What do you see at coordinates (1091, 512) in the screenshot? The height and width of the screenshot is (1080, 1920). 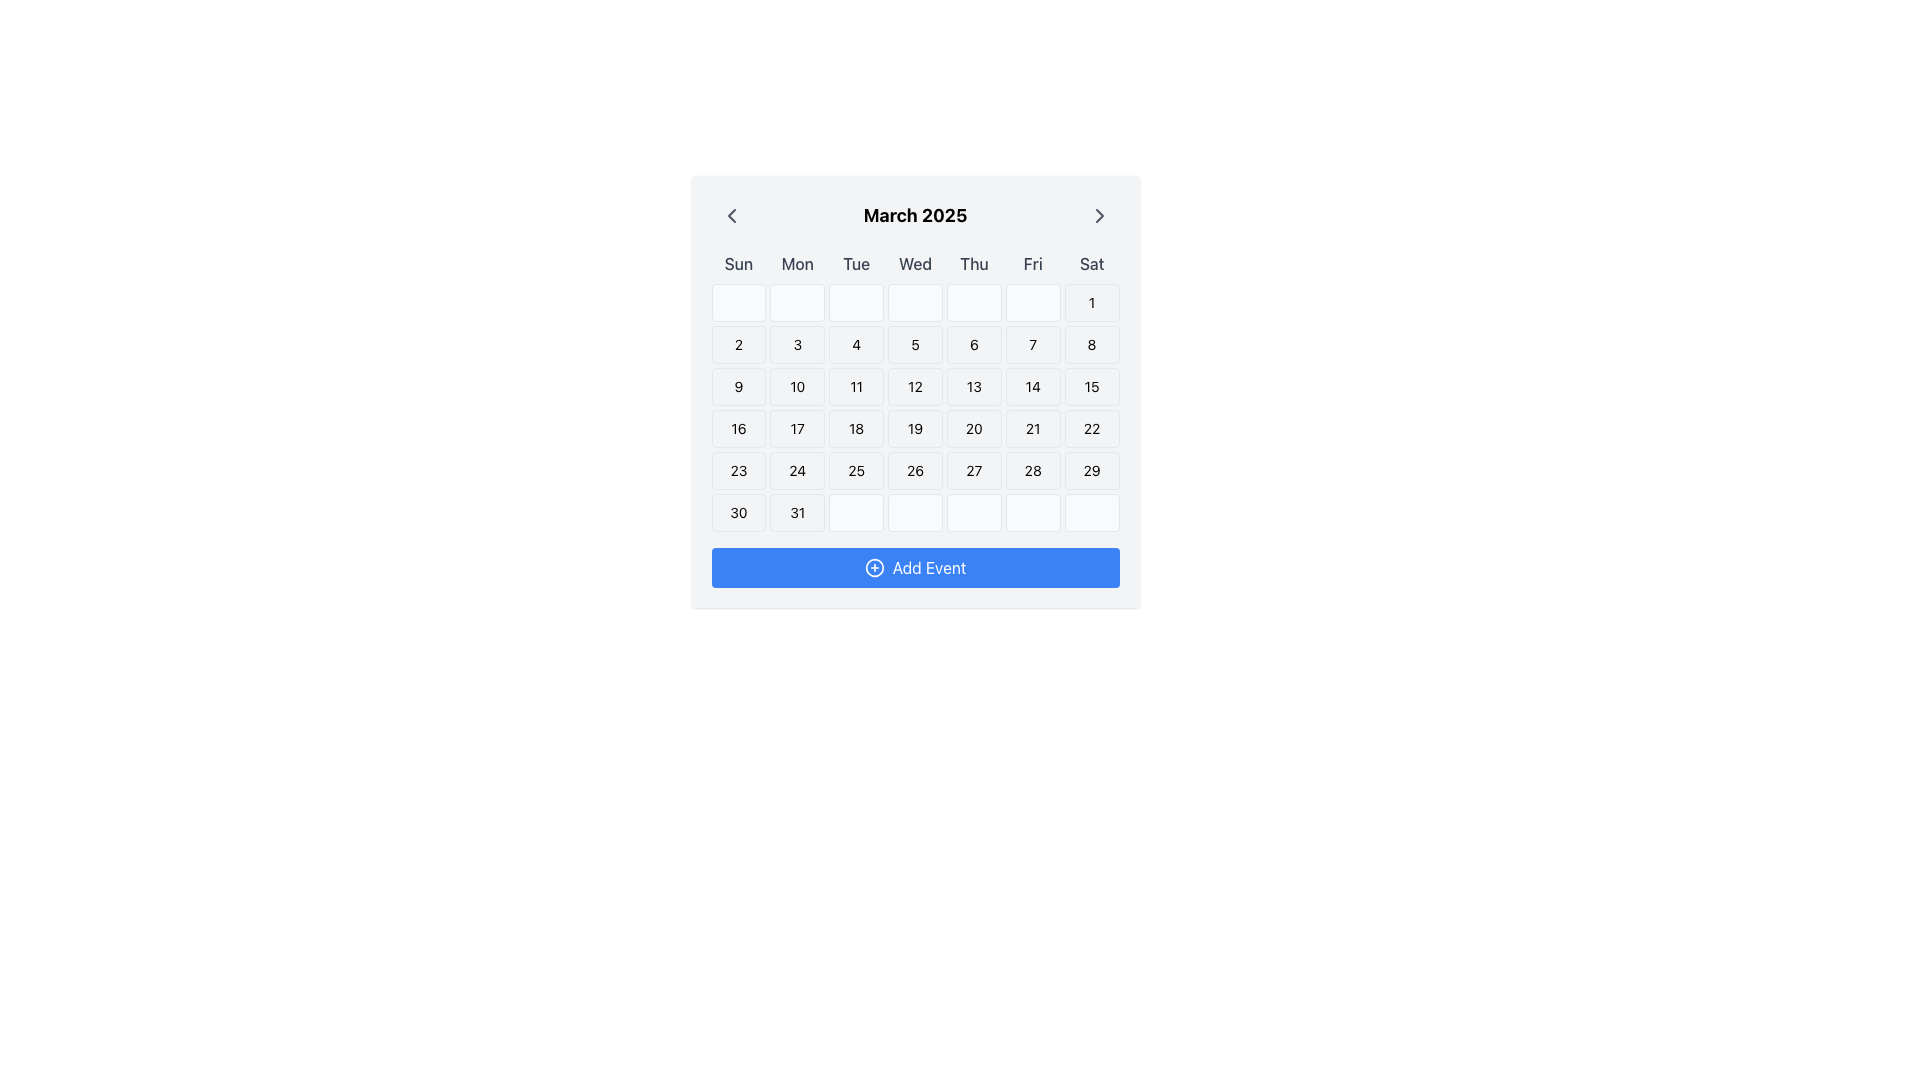 I see `the last cell of the calendar grid for March 2025, which has a light gray background and rounded corners` at bounding box center [1091, 512].